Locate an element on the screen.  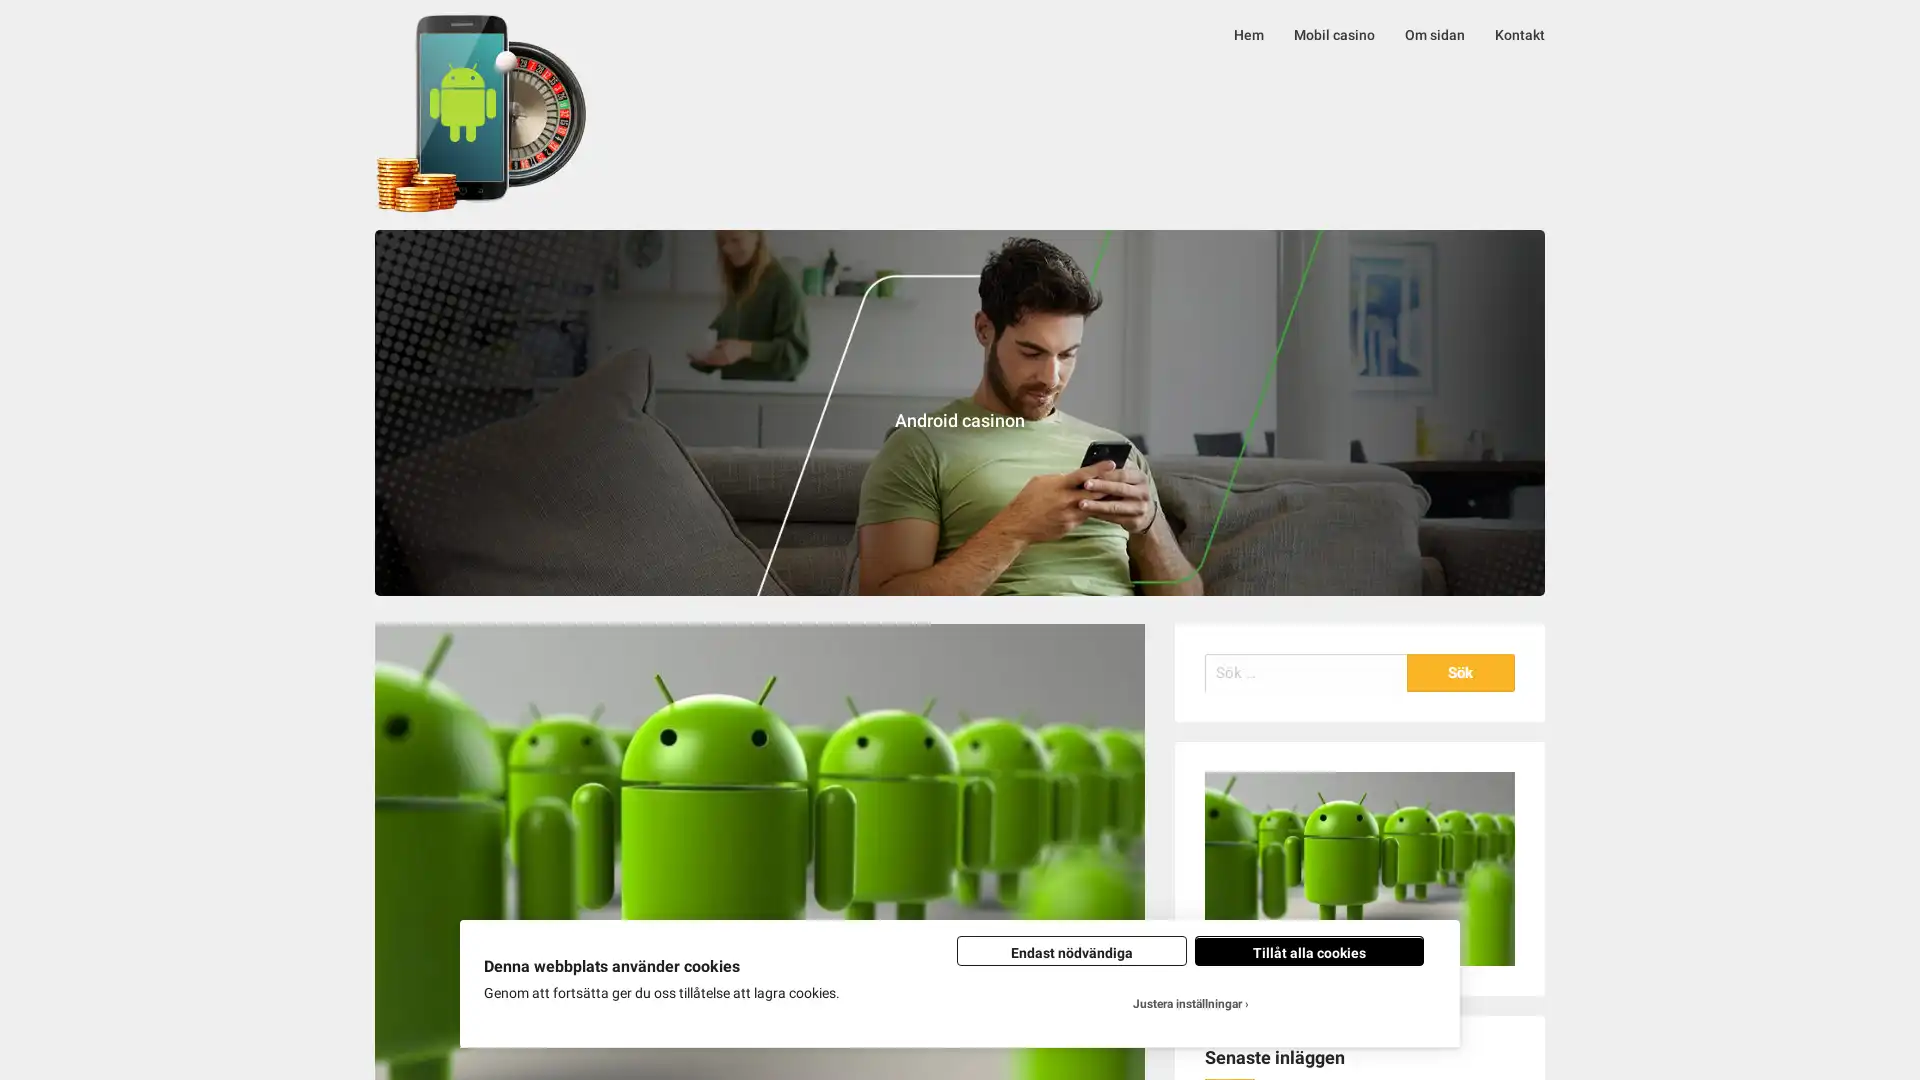
Tillat alla cookies is located at coordinates (1309, 949).